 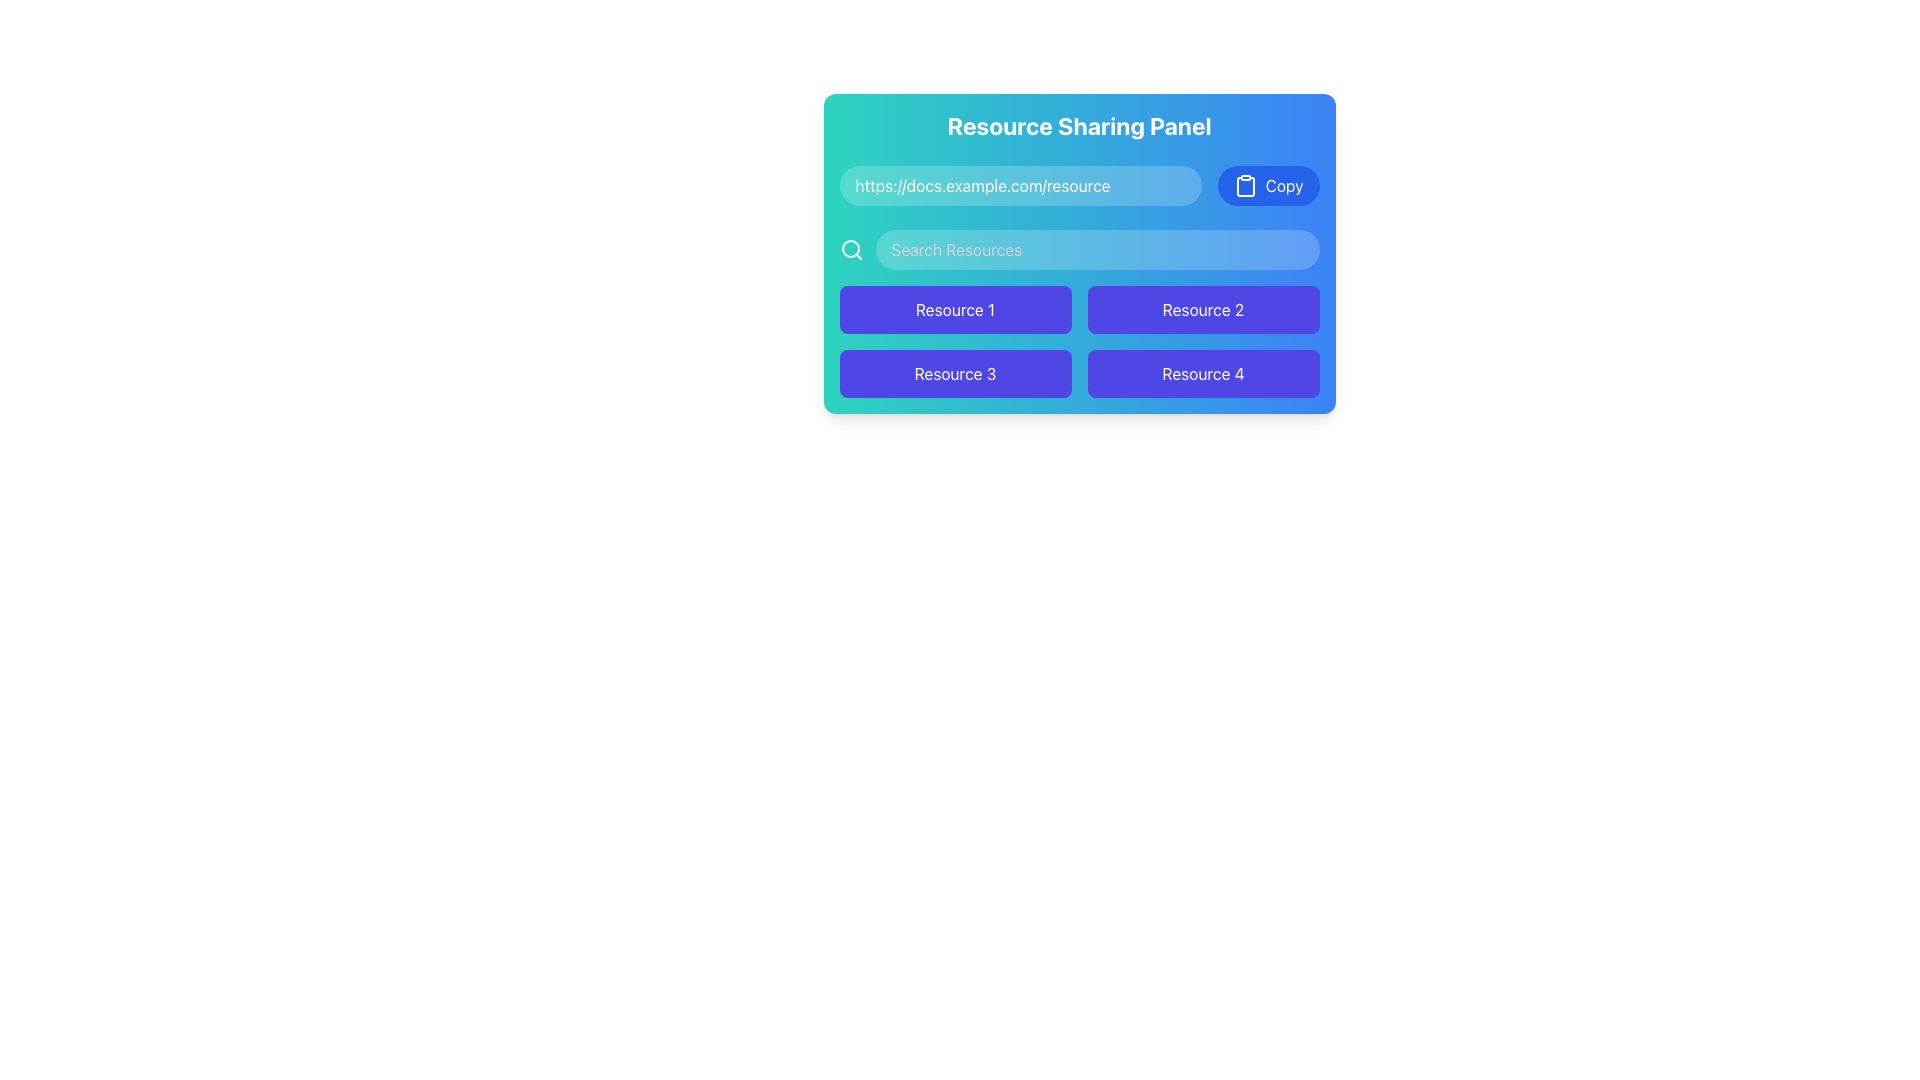 What do you see at coordinates (1202, 309) in the screenshot?
I see `the second button in the 'Resource Sharing Panel' to observe the hover effect` at bounding box center [1202, 309].